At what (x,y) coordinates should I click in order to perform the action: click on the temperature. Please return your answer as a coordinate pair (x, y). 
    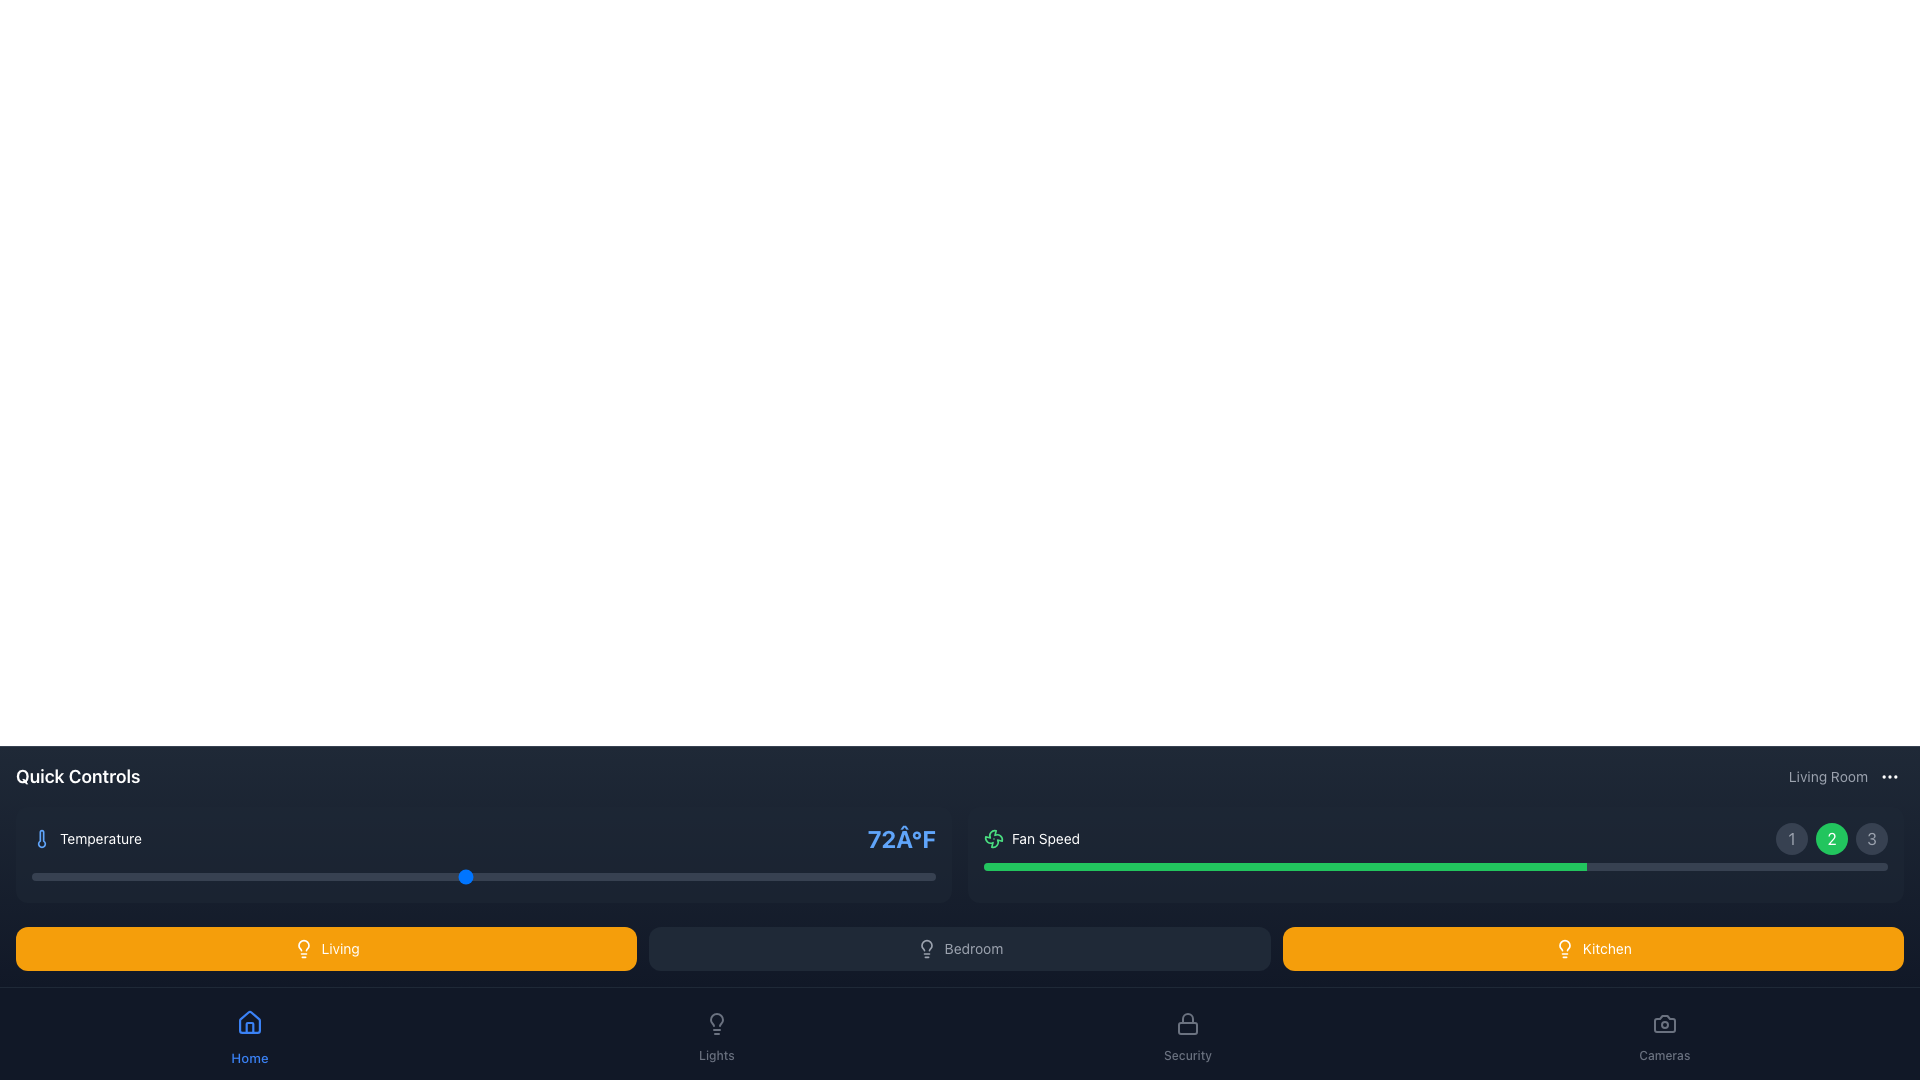
    Looking at the image, I should click on (719, 875).